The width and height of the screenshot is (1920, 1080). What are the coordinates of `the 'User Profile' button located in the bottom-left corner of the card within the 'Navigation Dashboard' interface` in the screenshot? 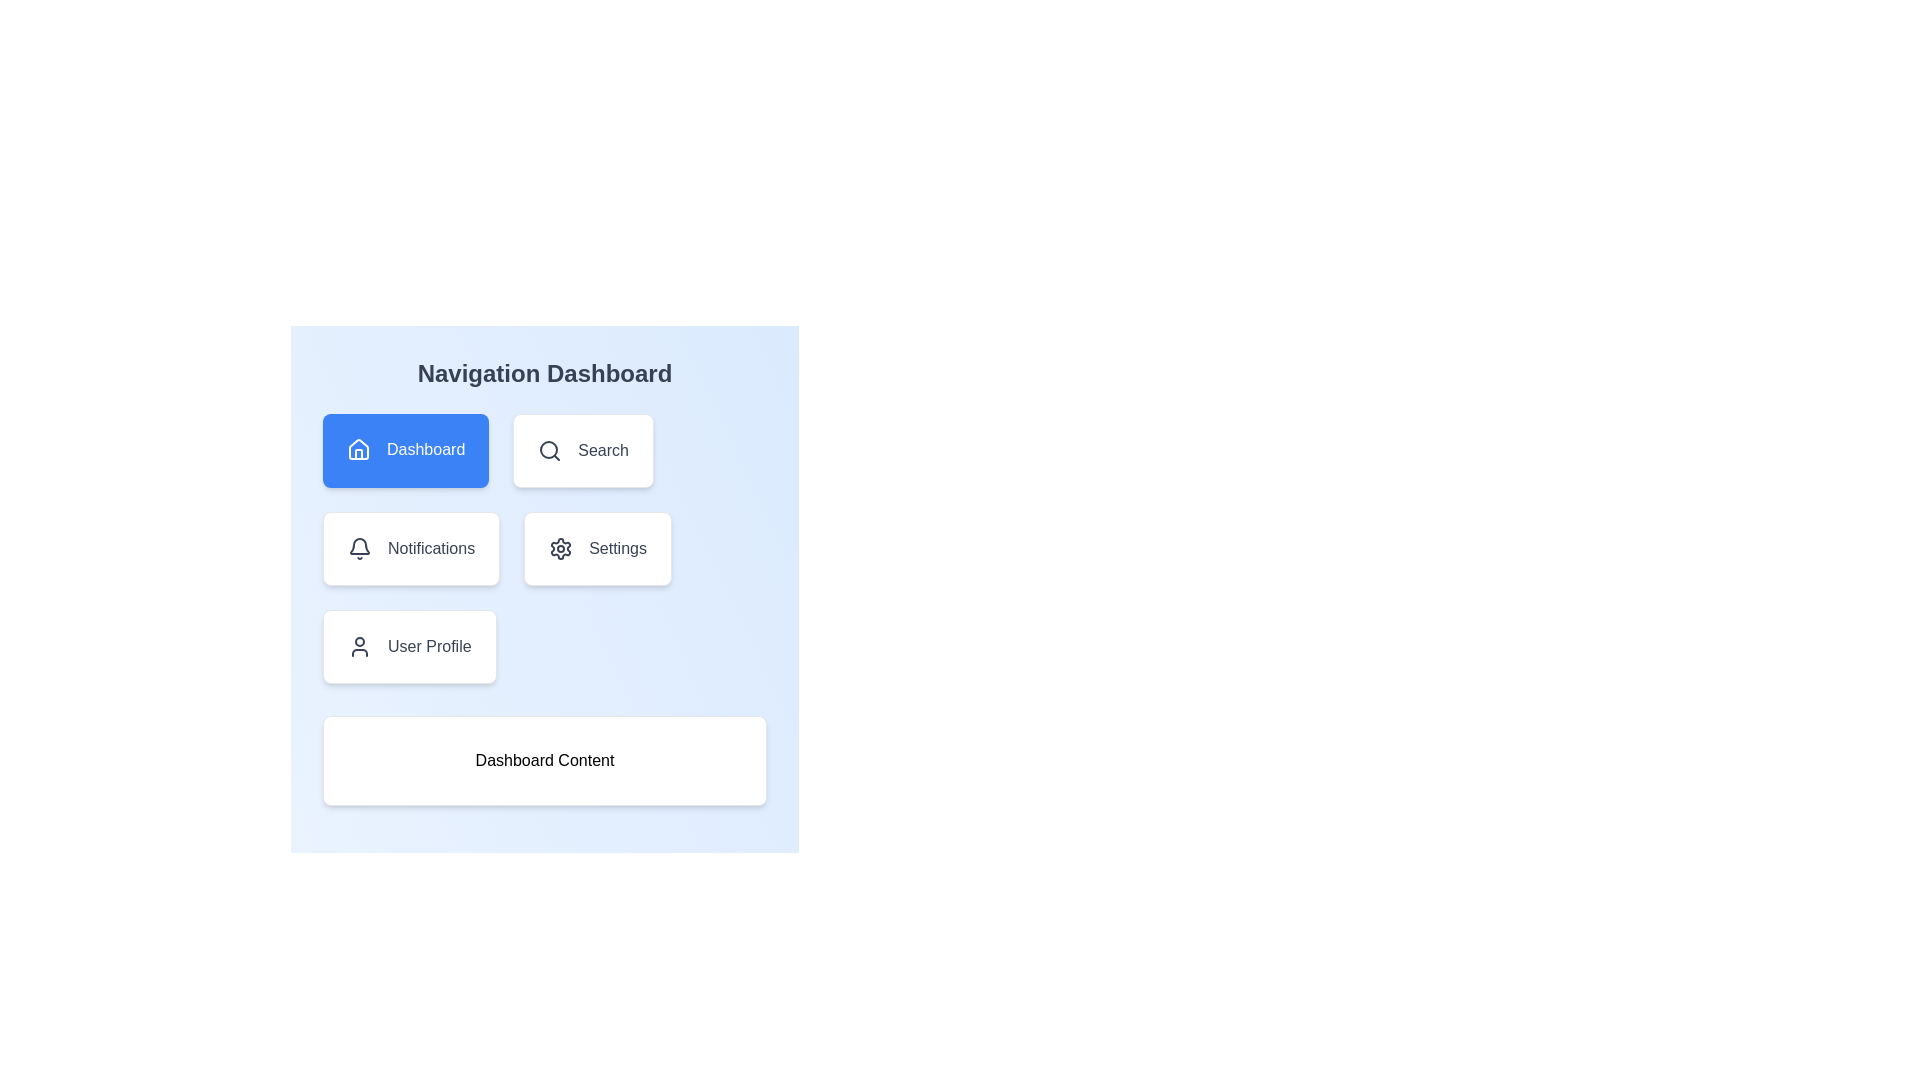 It's located at (408, 647).